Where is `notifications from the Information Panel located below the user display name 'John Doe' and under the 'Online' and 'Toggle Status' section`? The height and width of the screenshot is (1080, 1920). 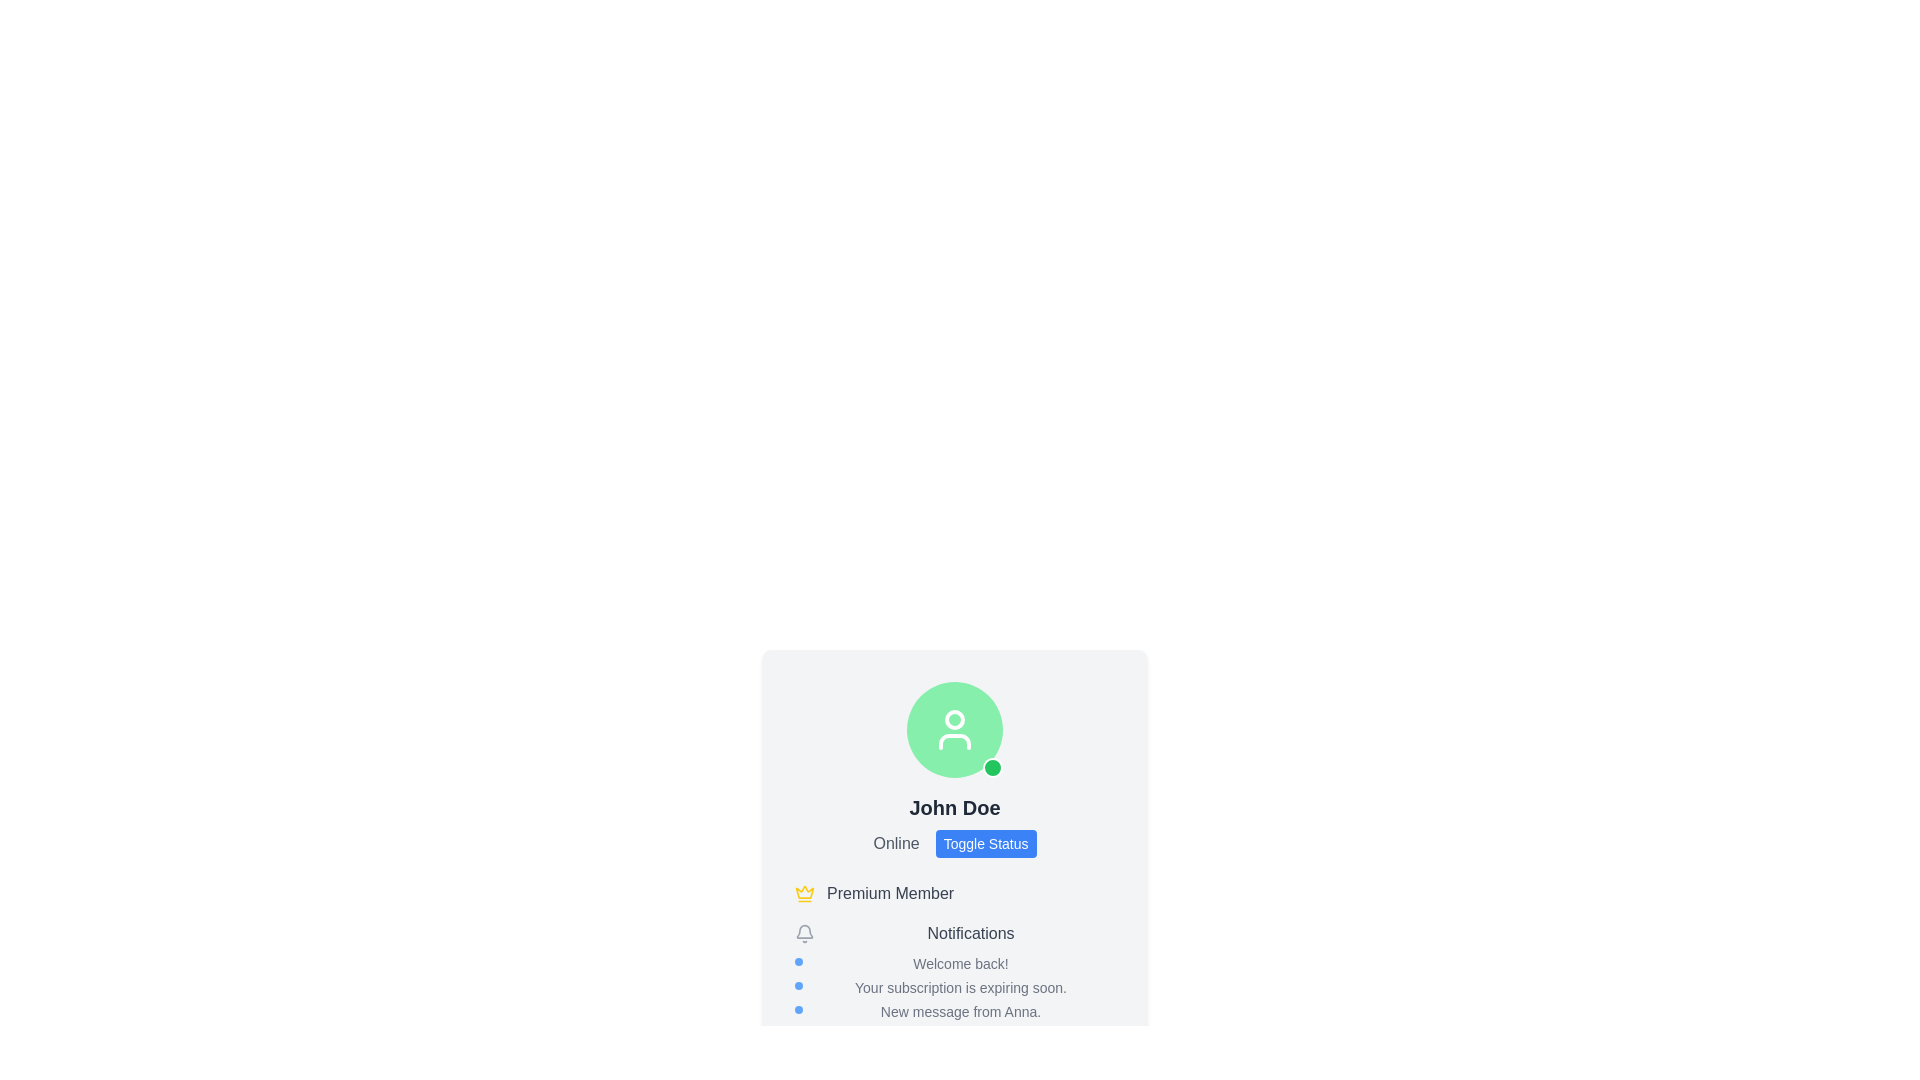 notifications from the Information Panel located below the user display name 'John Doe' and under the 'Online' and 'Toggle Status' section is located at coordinates (954, 951).